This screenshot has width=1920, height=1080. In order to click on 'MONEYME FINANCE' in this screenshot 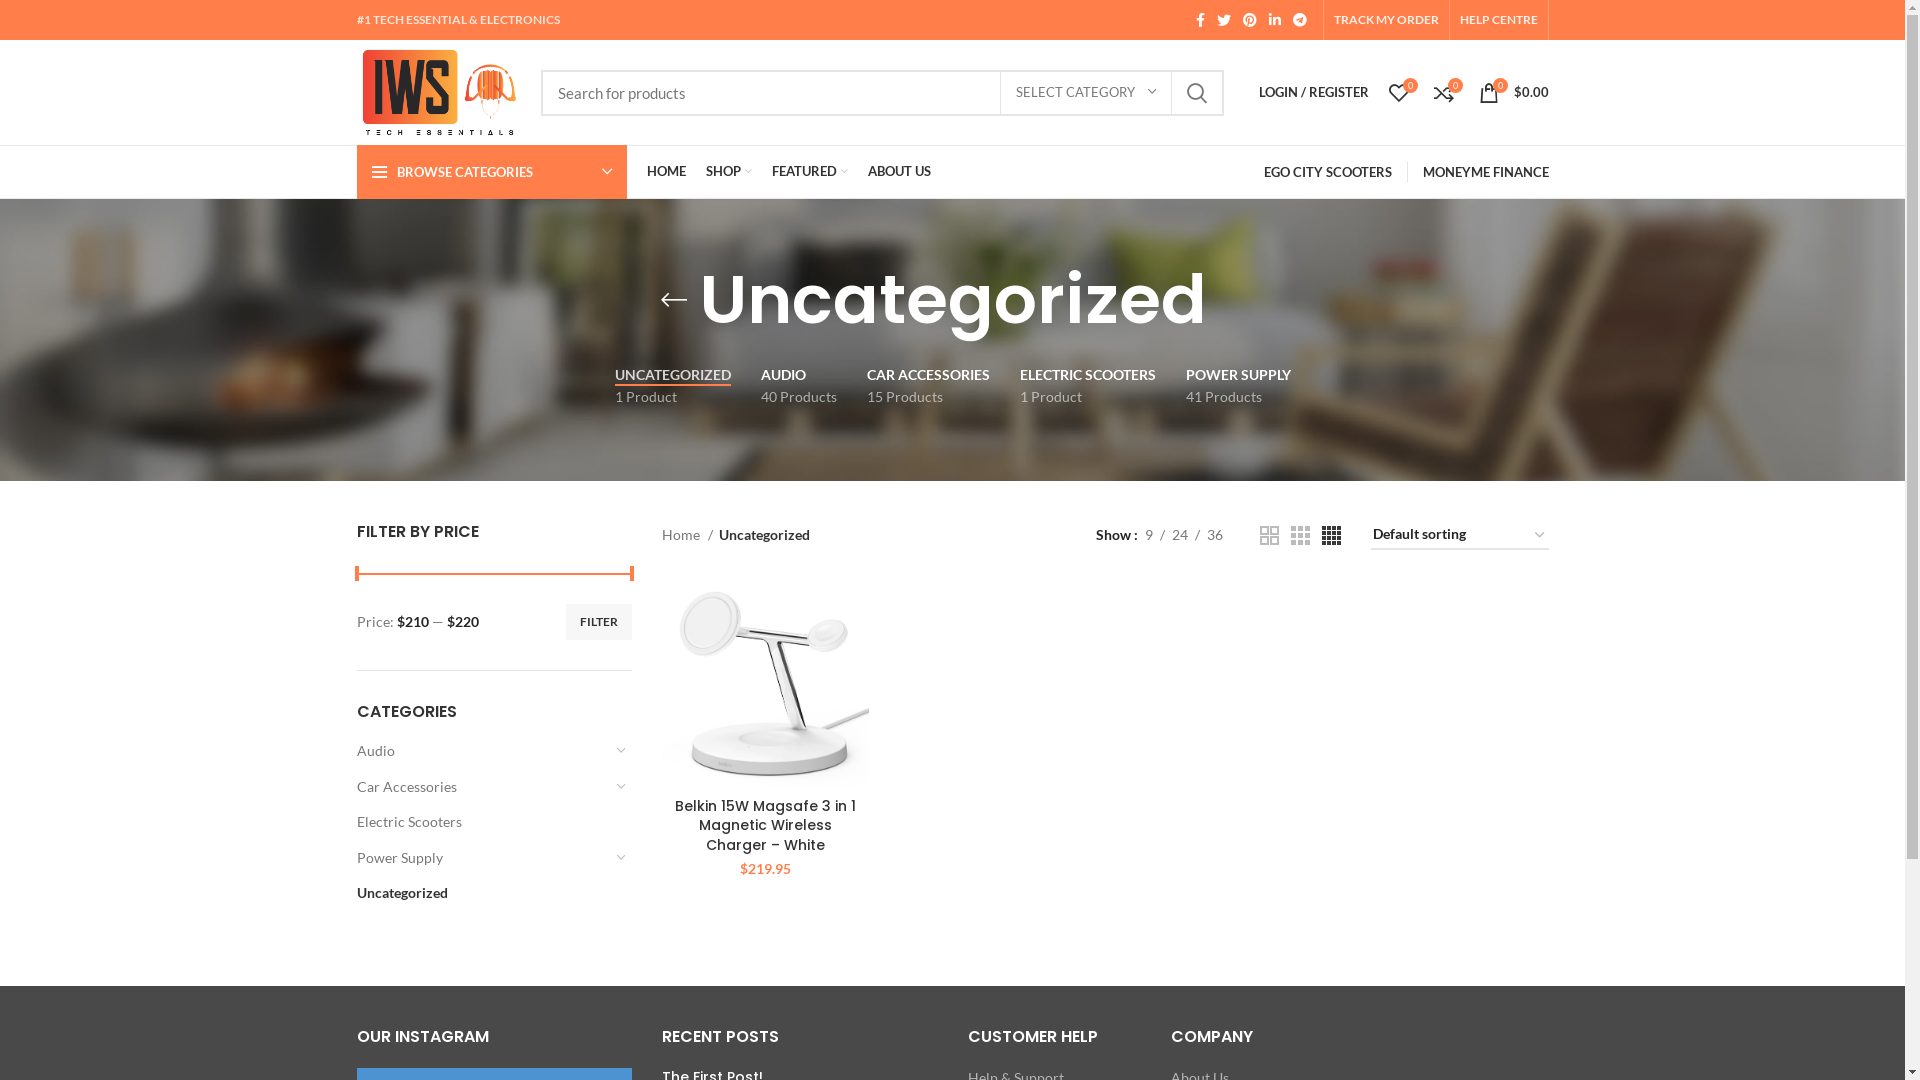, I will do `click(1484, 171)`.